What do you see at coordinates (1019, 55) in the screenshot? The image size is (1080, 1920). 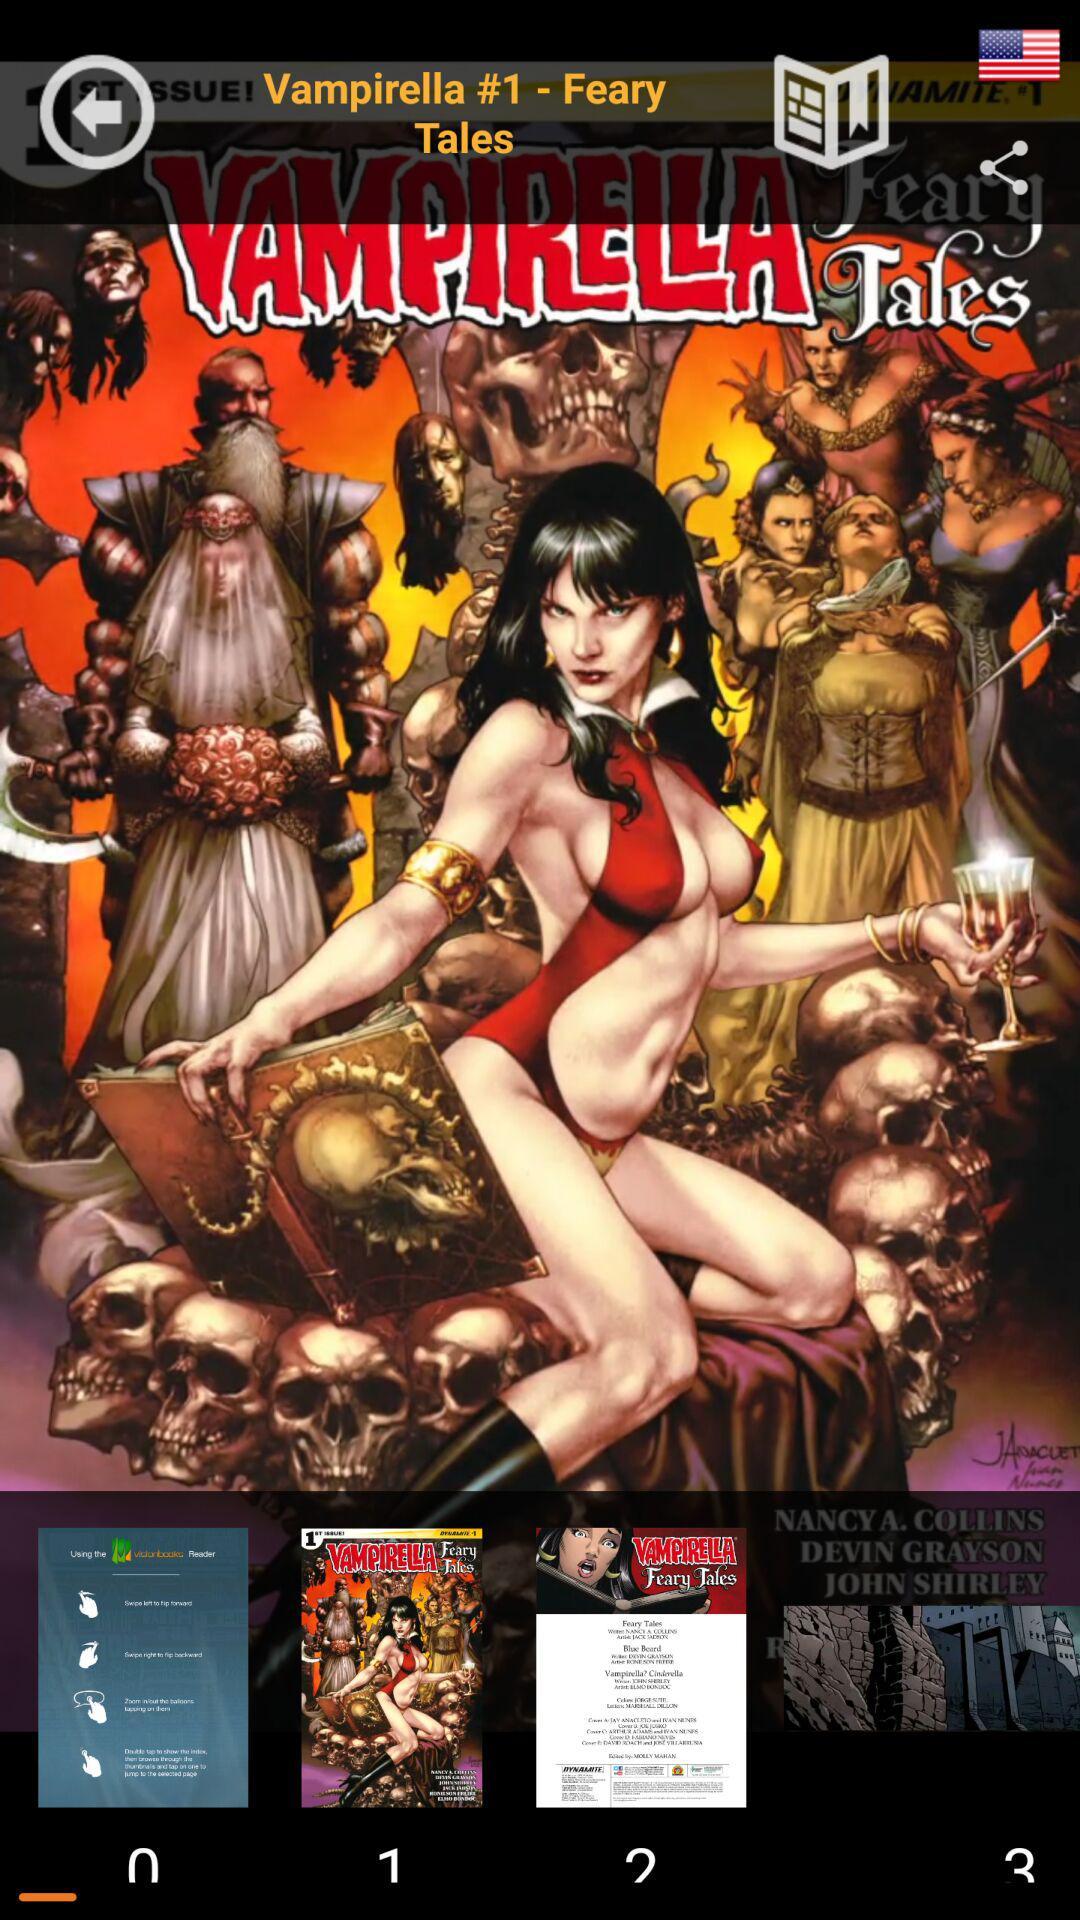 I see `change the language` at bounding box center [1019, 55].